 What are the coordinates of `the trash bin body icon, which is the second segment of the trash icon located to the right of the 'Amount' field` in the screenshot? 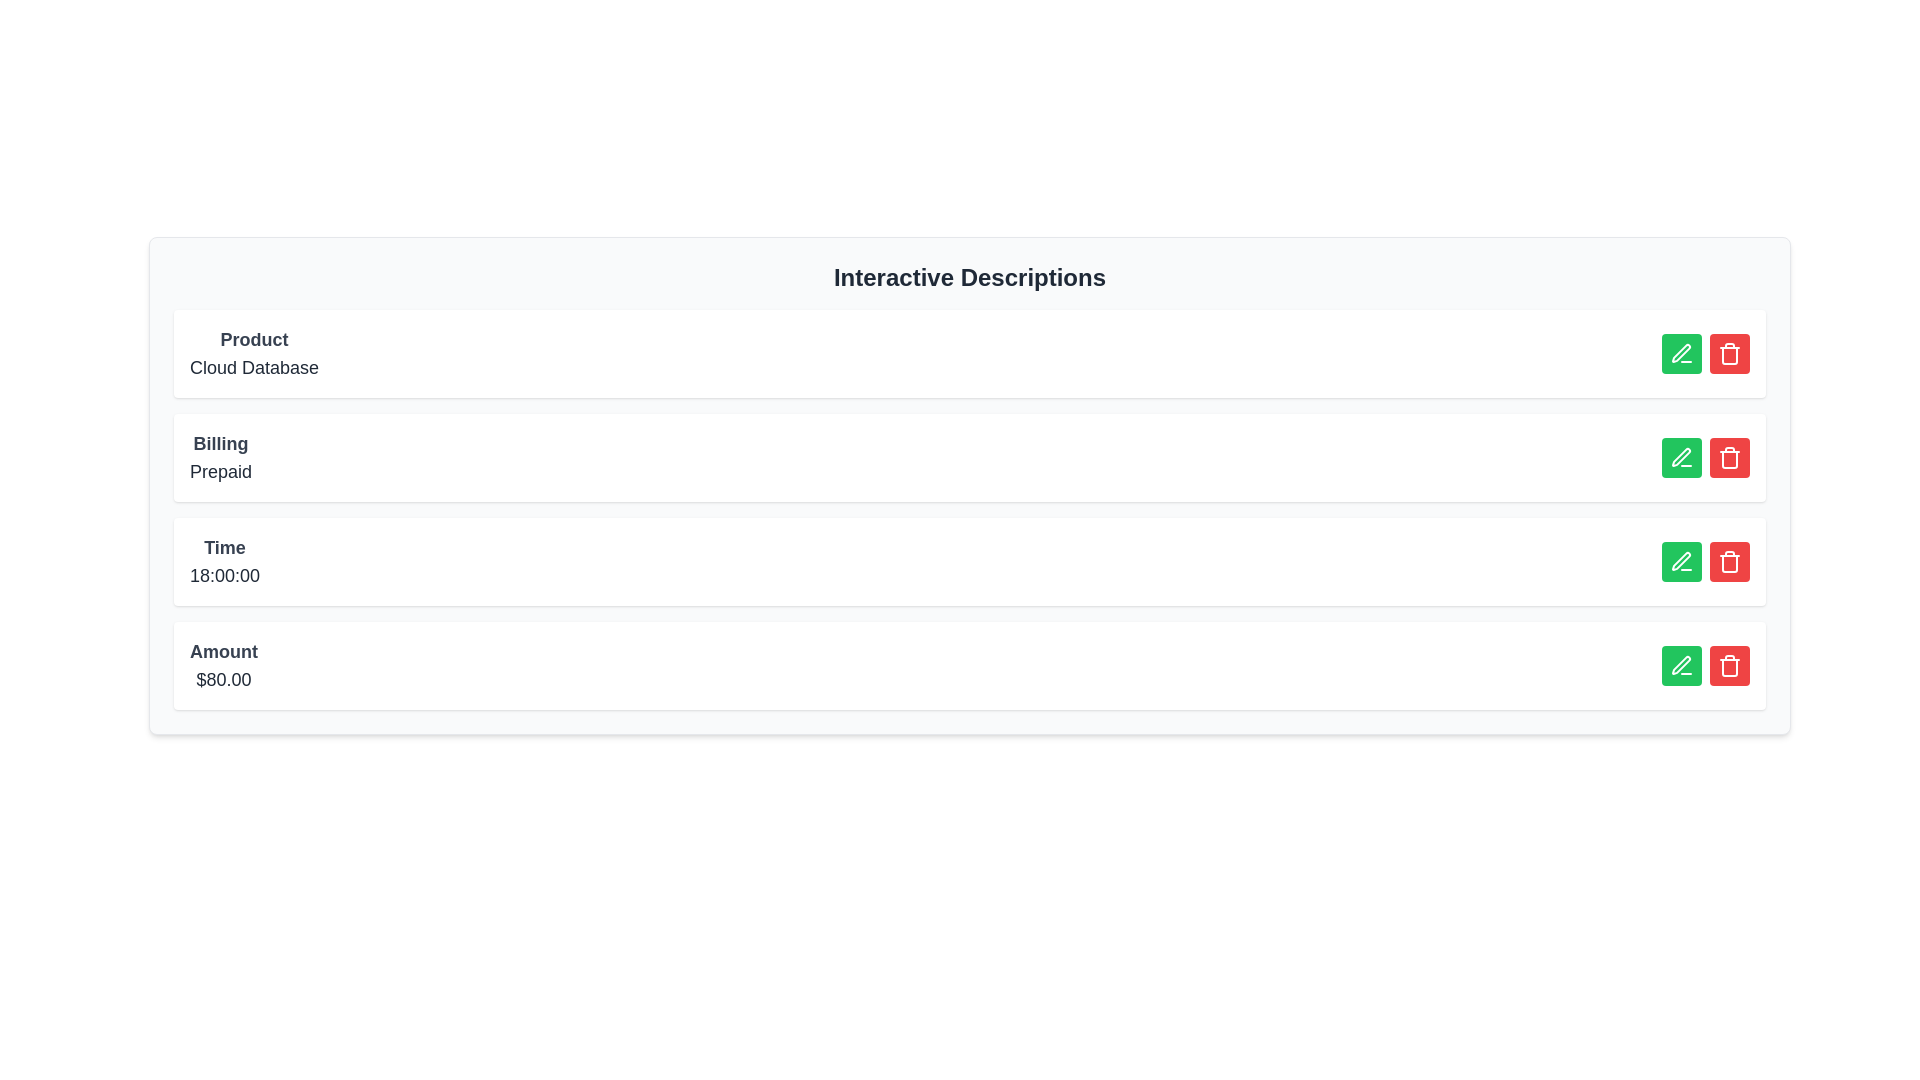 It's located at (1728, 667).